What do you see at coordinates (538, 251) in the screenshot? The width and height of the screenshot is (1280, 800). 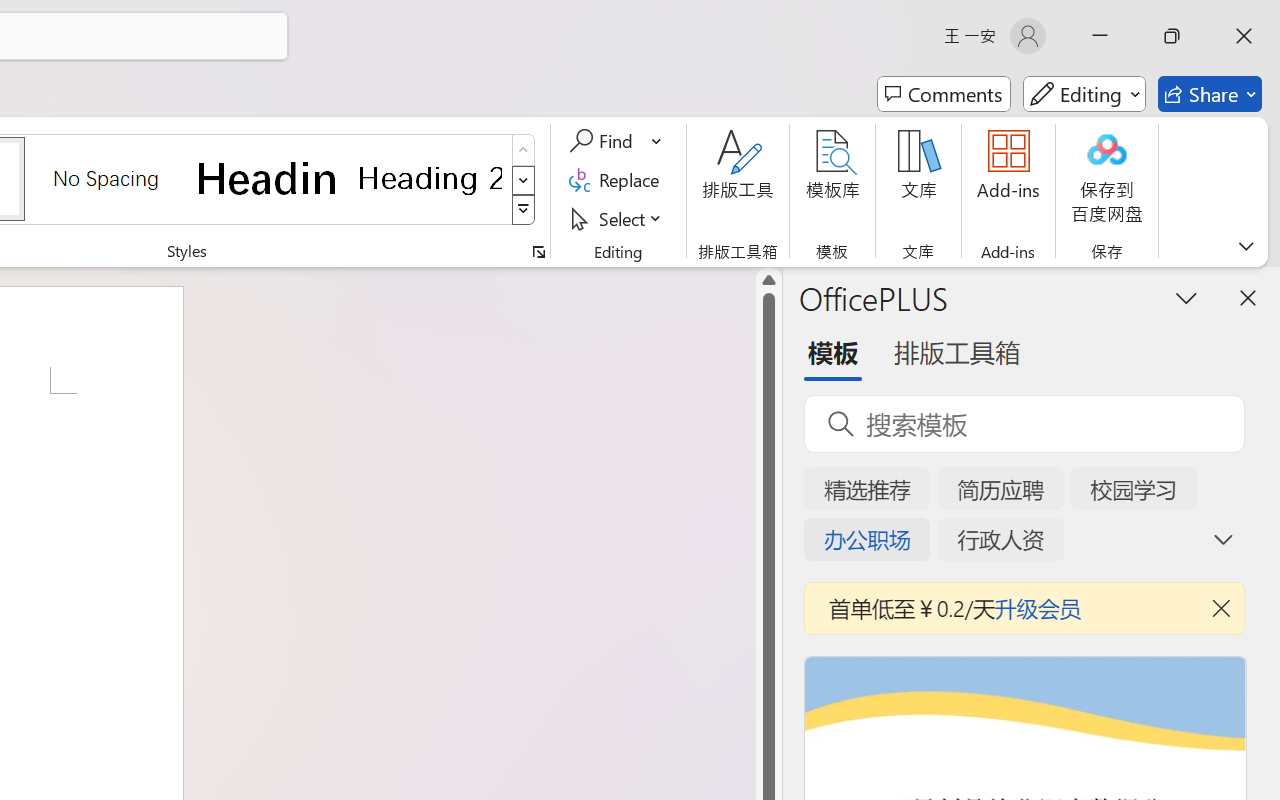 I see `'Styles...'` at bounding box center [538, 251].